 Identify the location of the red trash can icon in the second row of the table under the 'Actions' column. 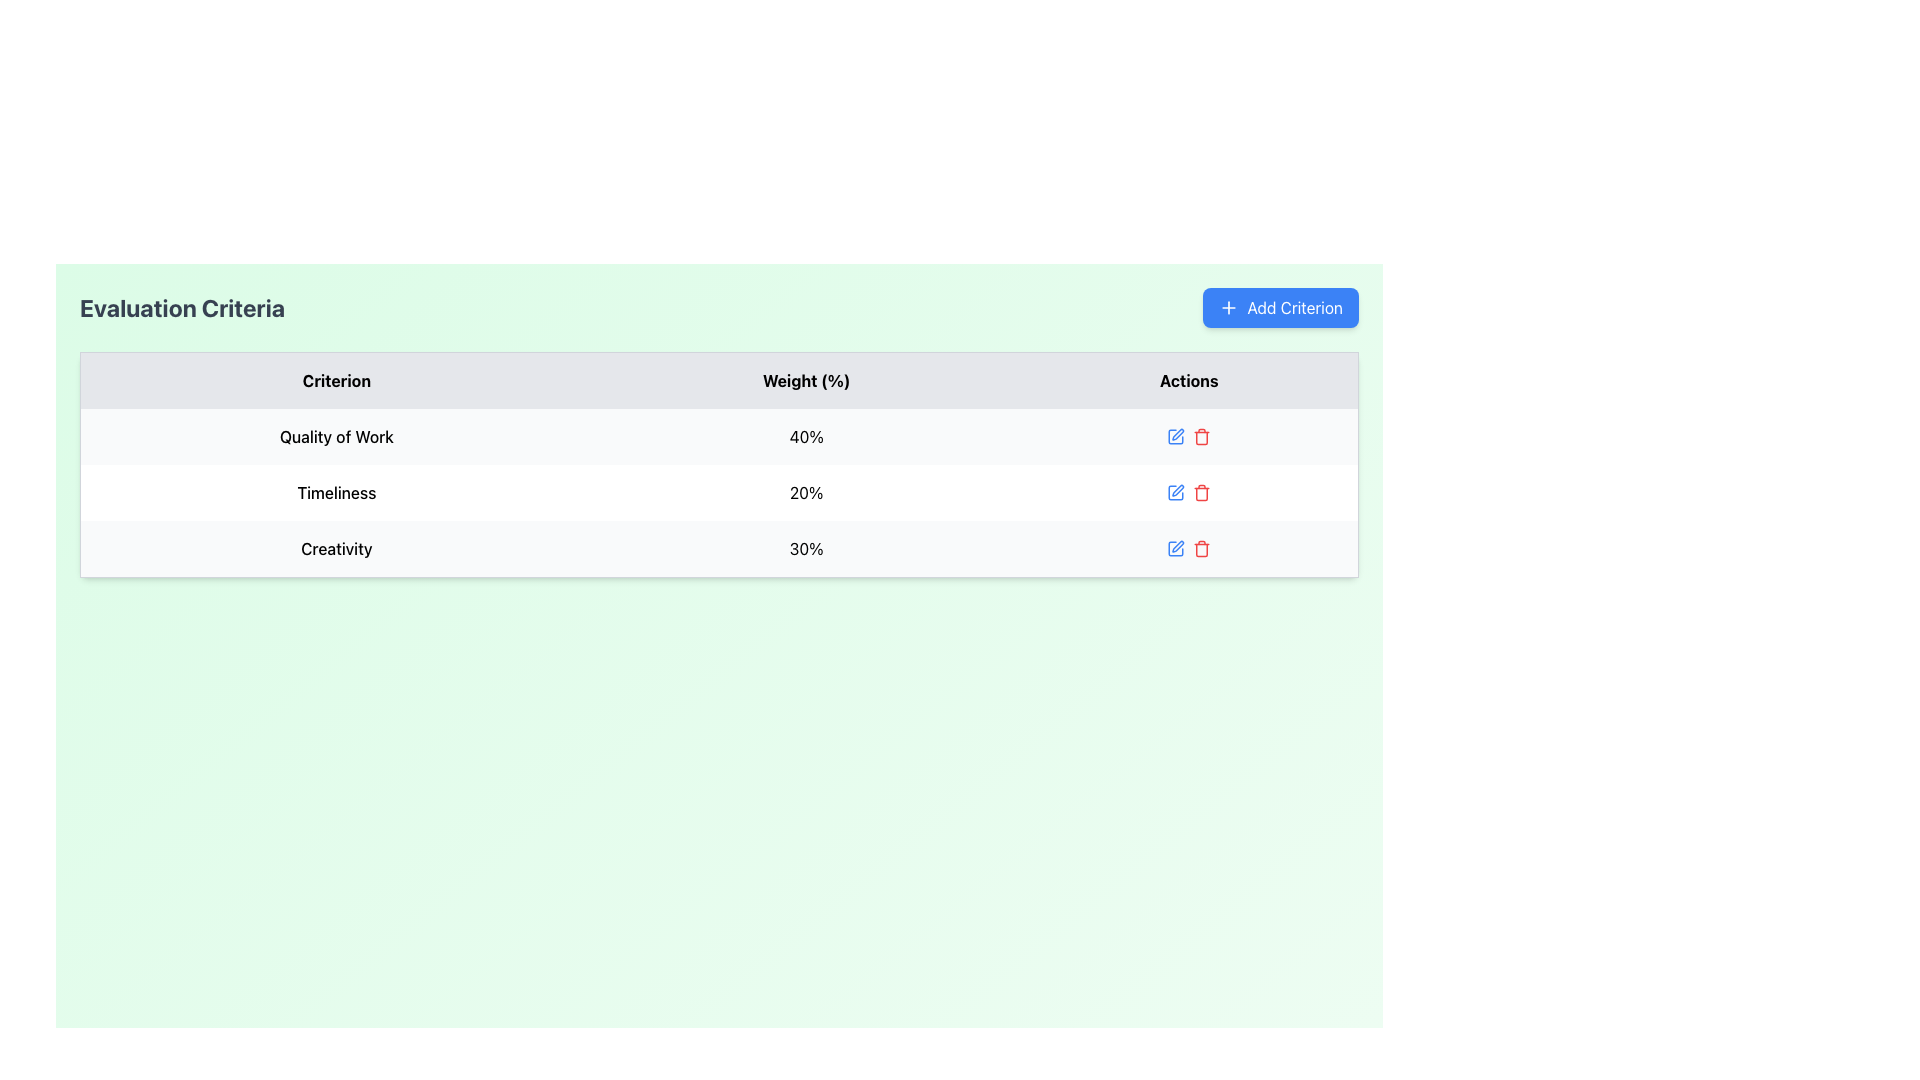
(1189, 493).